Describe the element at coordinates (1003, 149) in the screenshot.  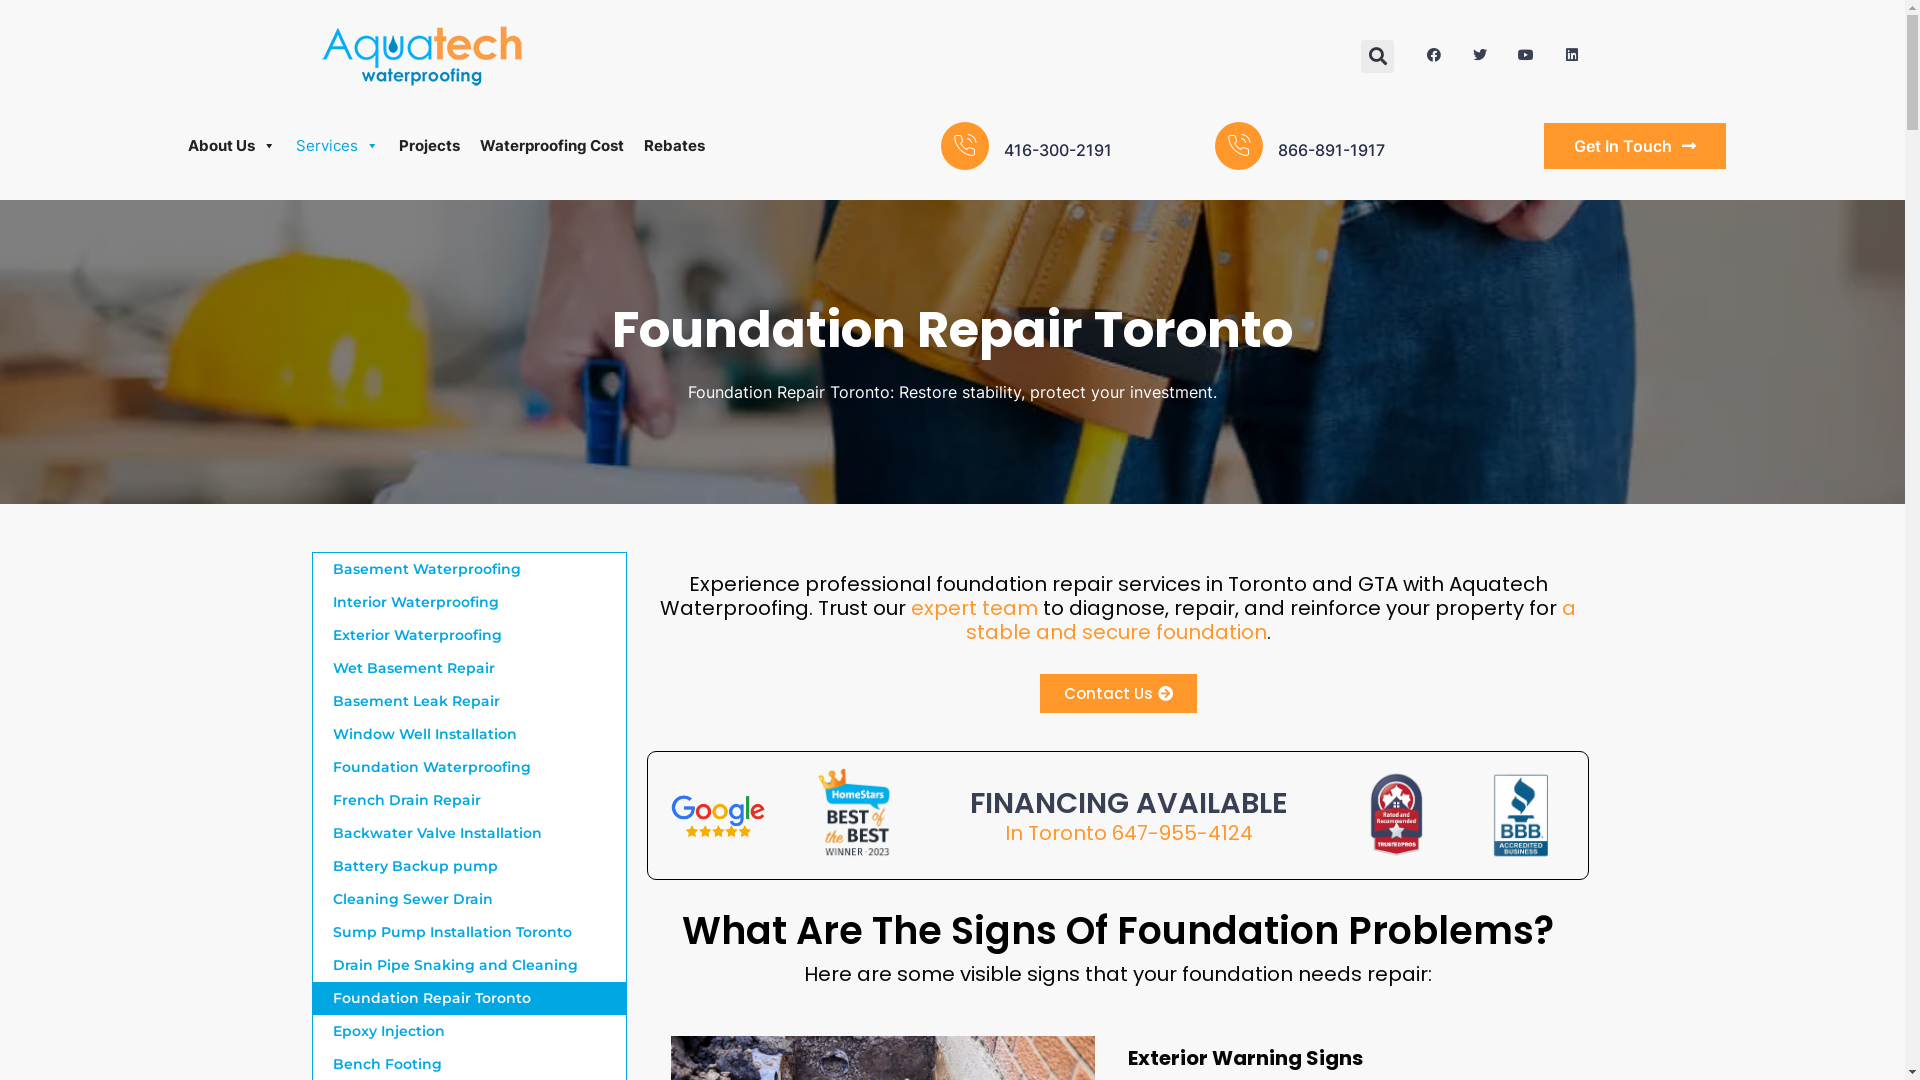
I see `'416-300-2191'` at that location.